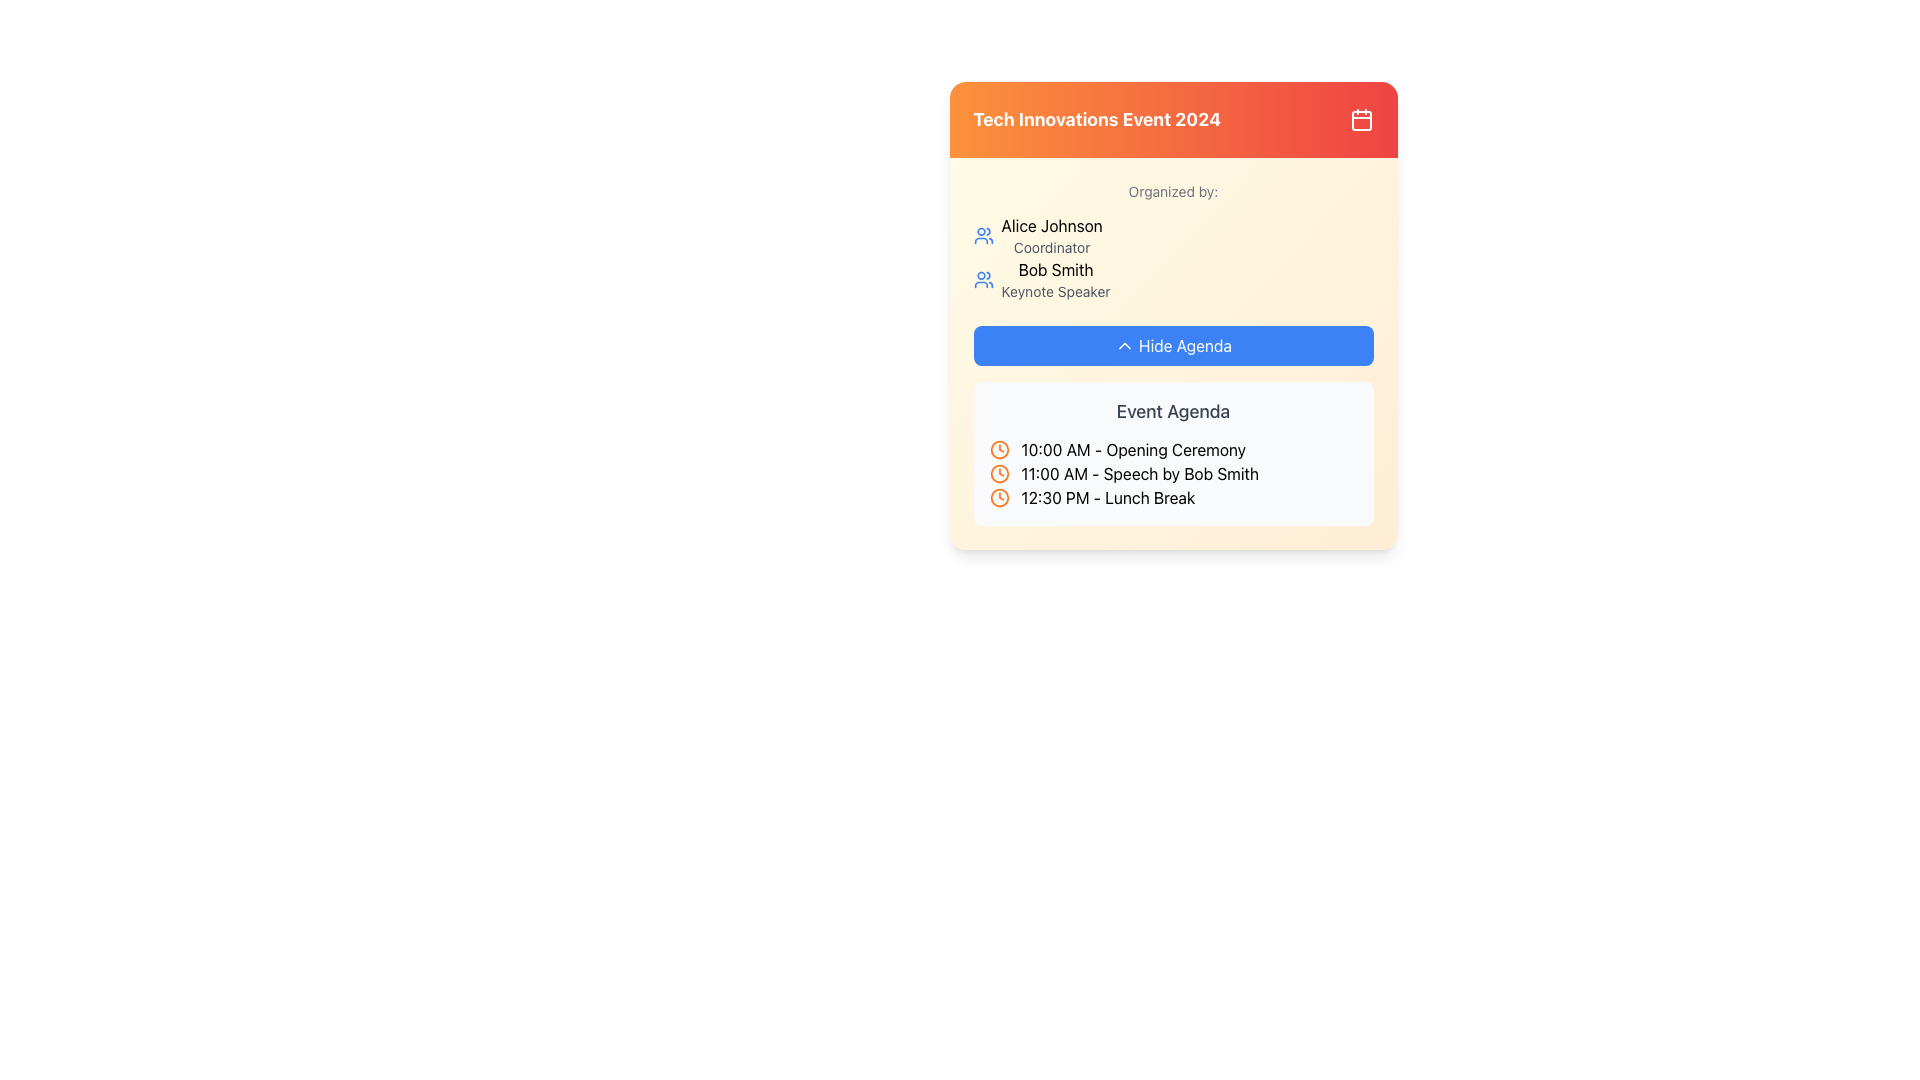 Image resolution: width=1920 pixels, height=1080 pixels. What do you see at coordinates (1055, 292) in the screenshot?
I see `the text label that provides additional information about 'Bob Smith', which is located directly below his name` at bounding box center [1055, 292].